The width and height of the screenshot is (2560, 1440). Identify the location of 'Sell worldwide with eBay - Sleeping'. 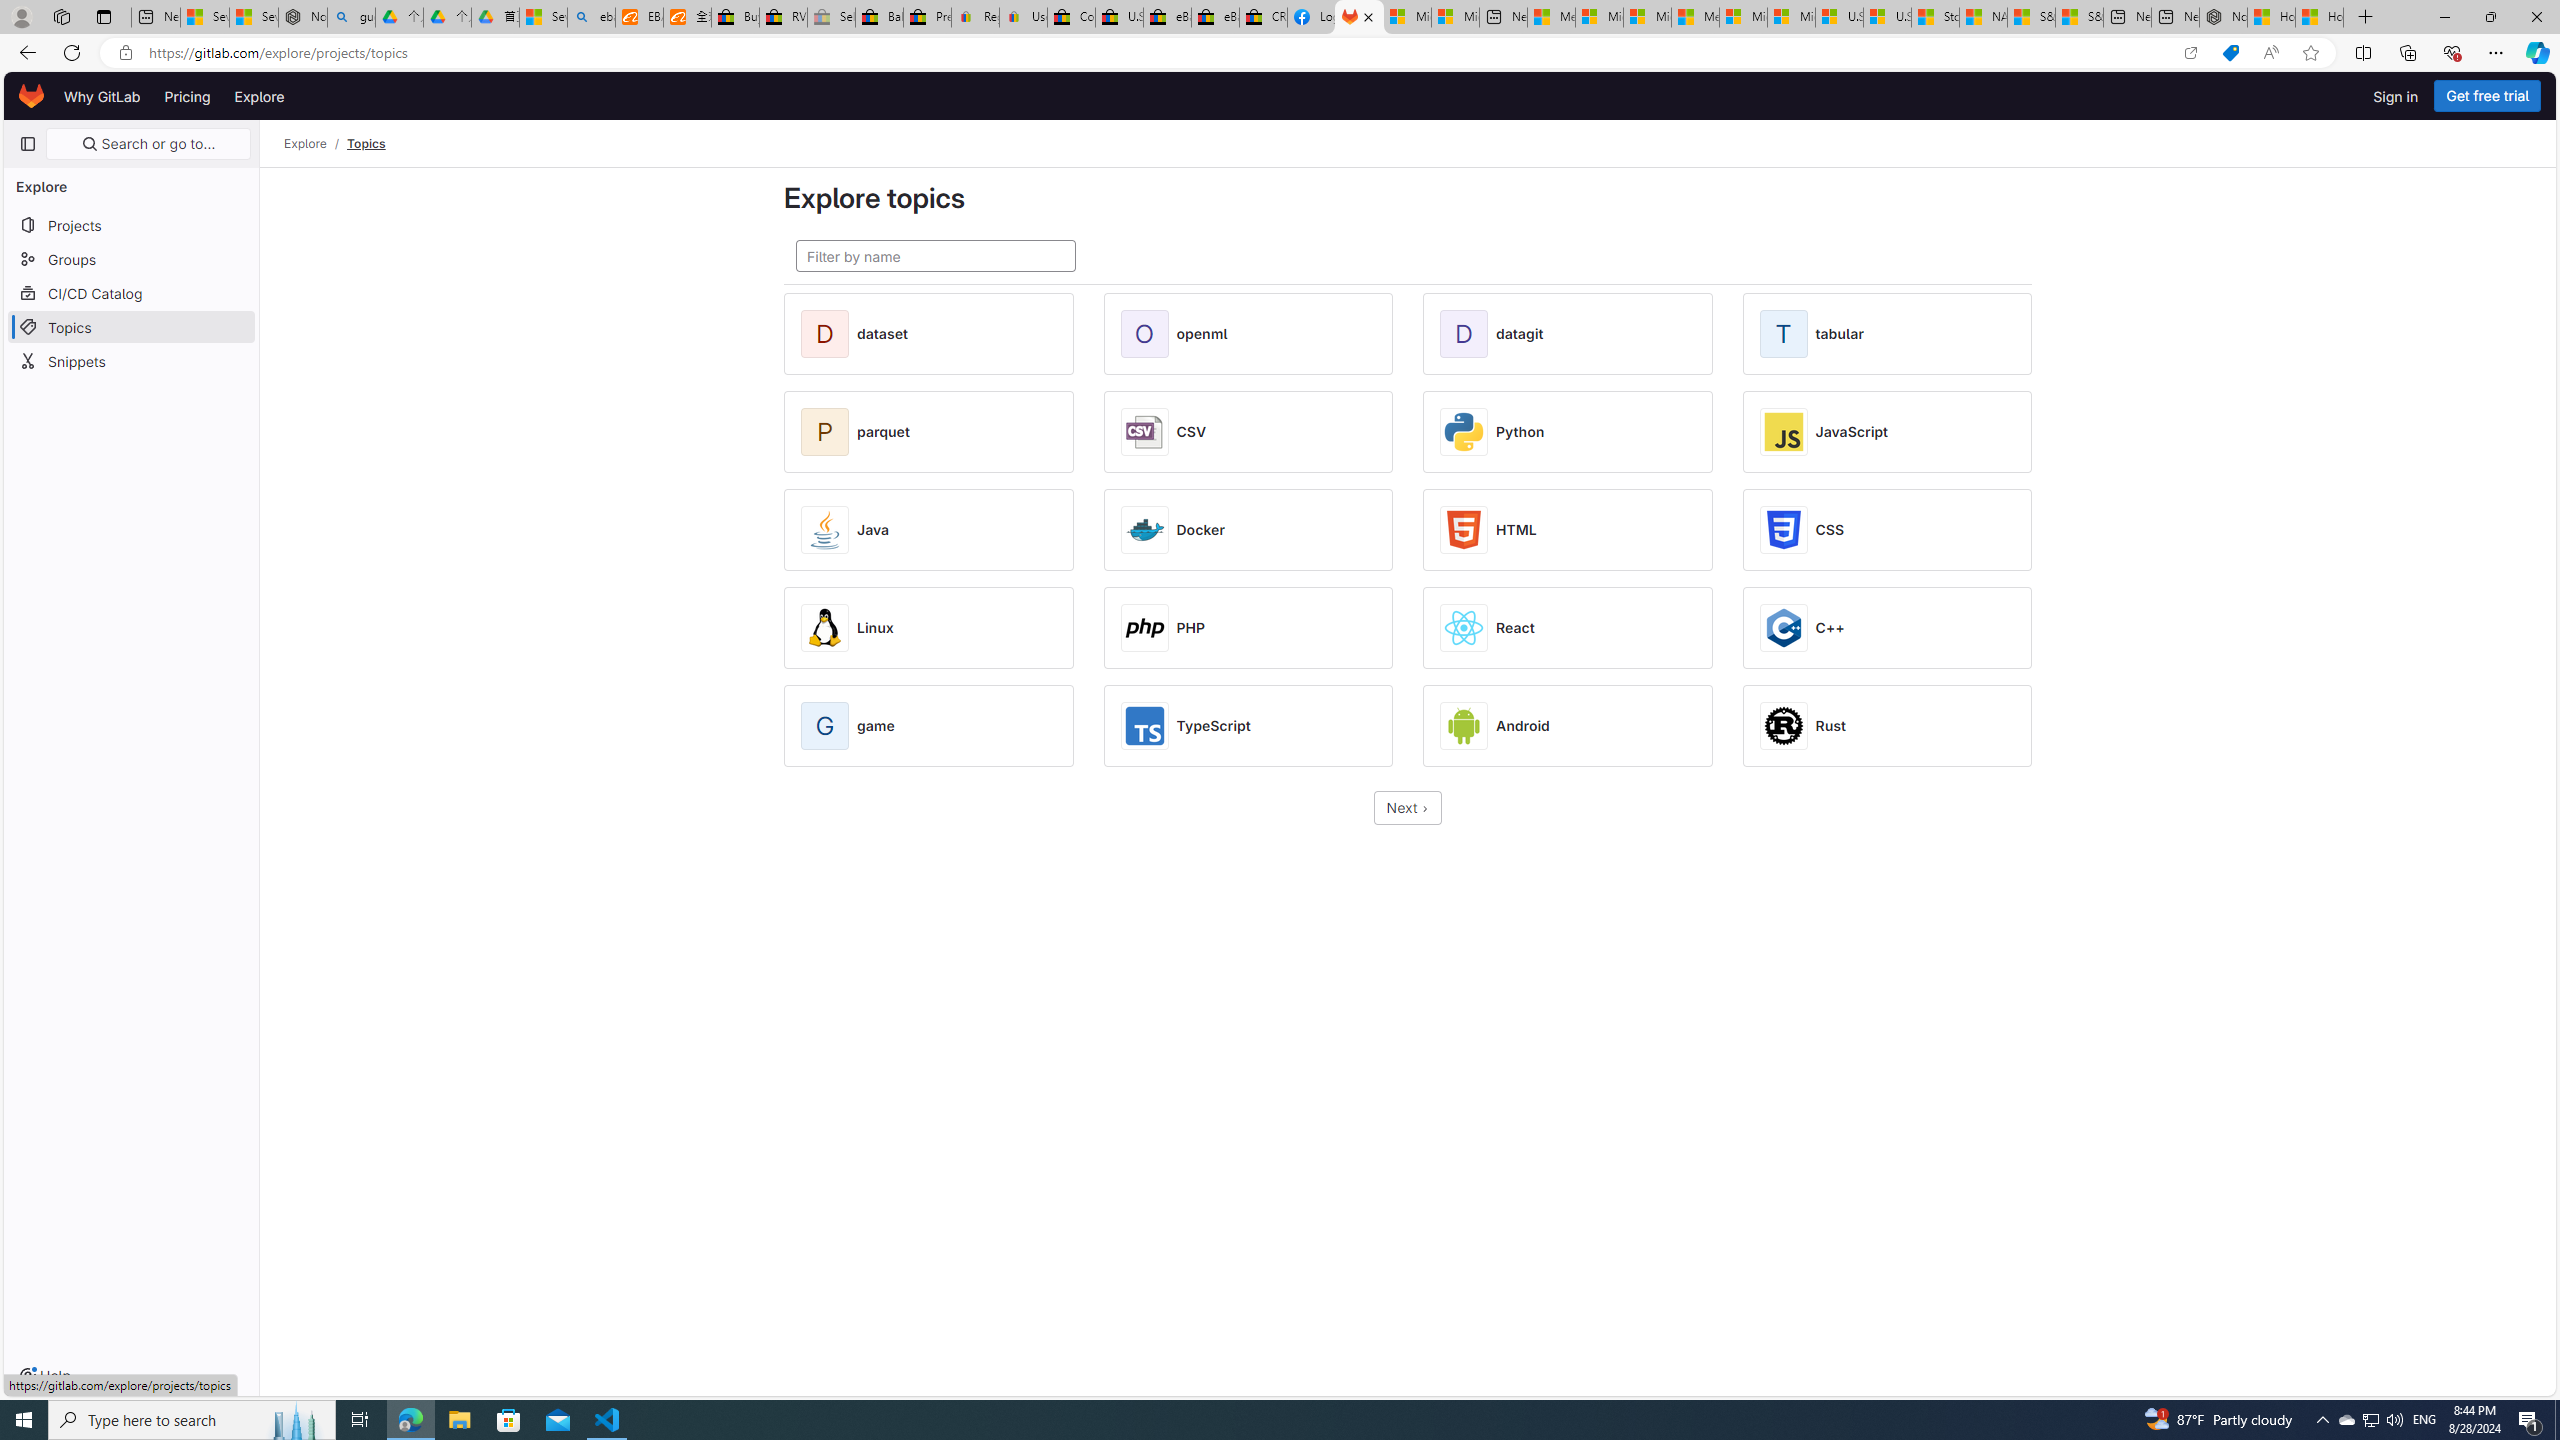
(831, 16).